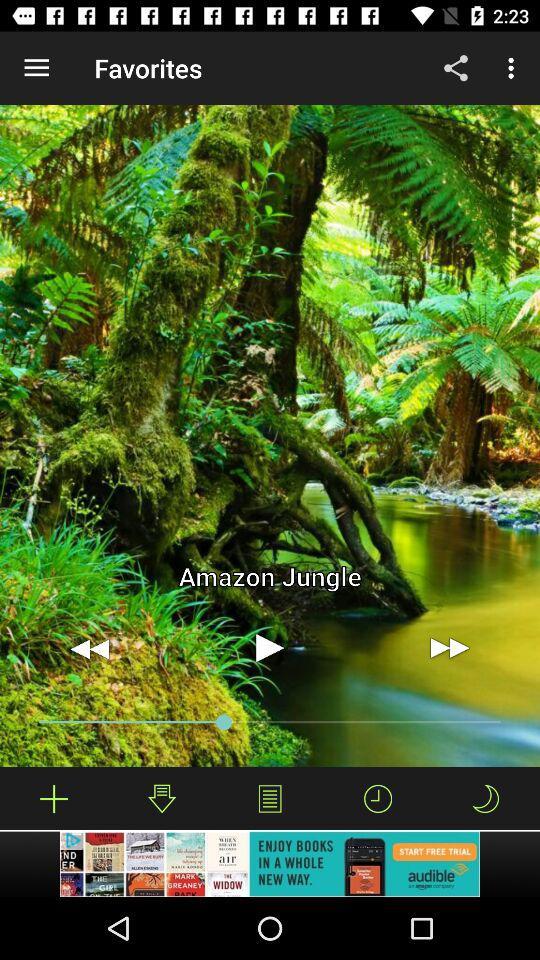 This screenshot has width=540, height=960. I want to click on video, so click(270, 647).